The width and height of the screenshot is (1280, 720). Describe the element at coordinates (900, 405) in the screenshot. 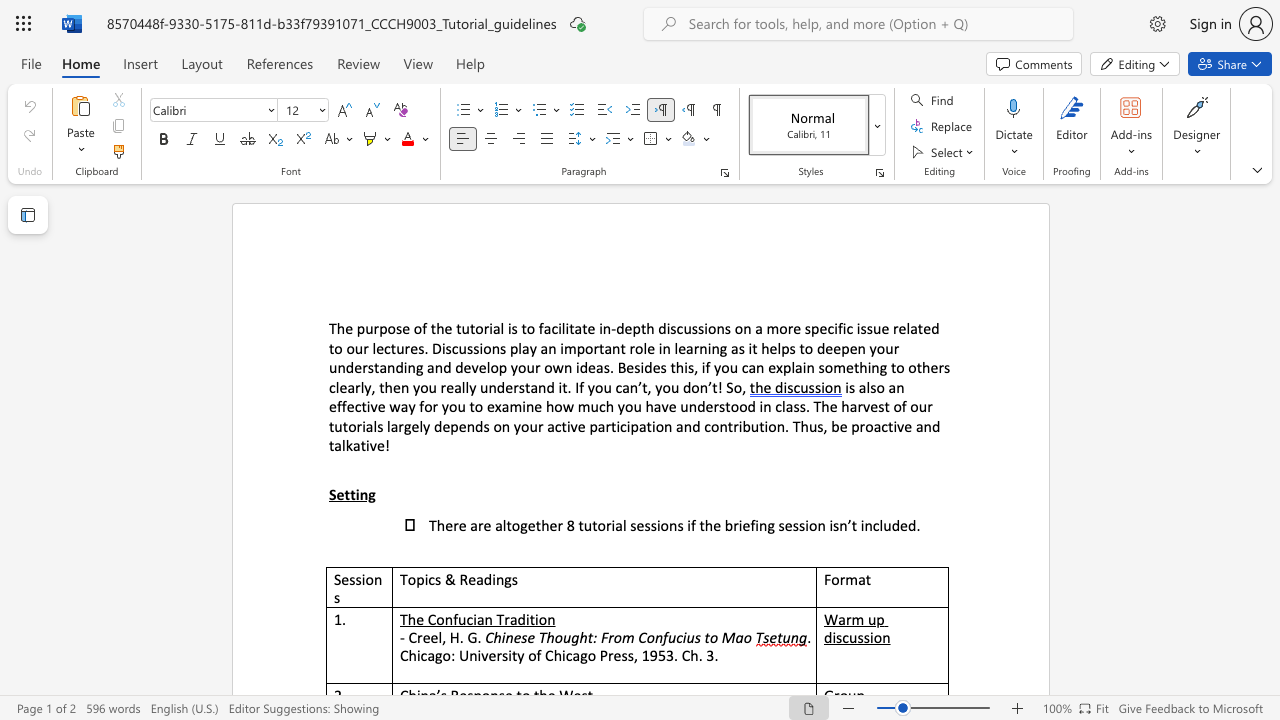

I see `the subset text "f o" within the text "is also an effective way for you to examine how much you have understood in class. The harvest of our tutorials"` at that location.